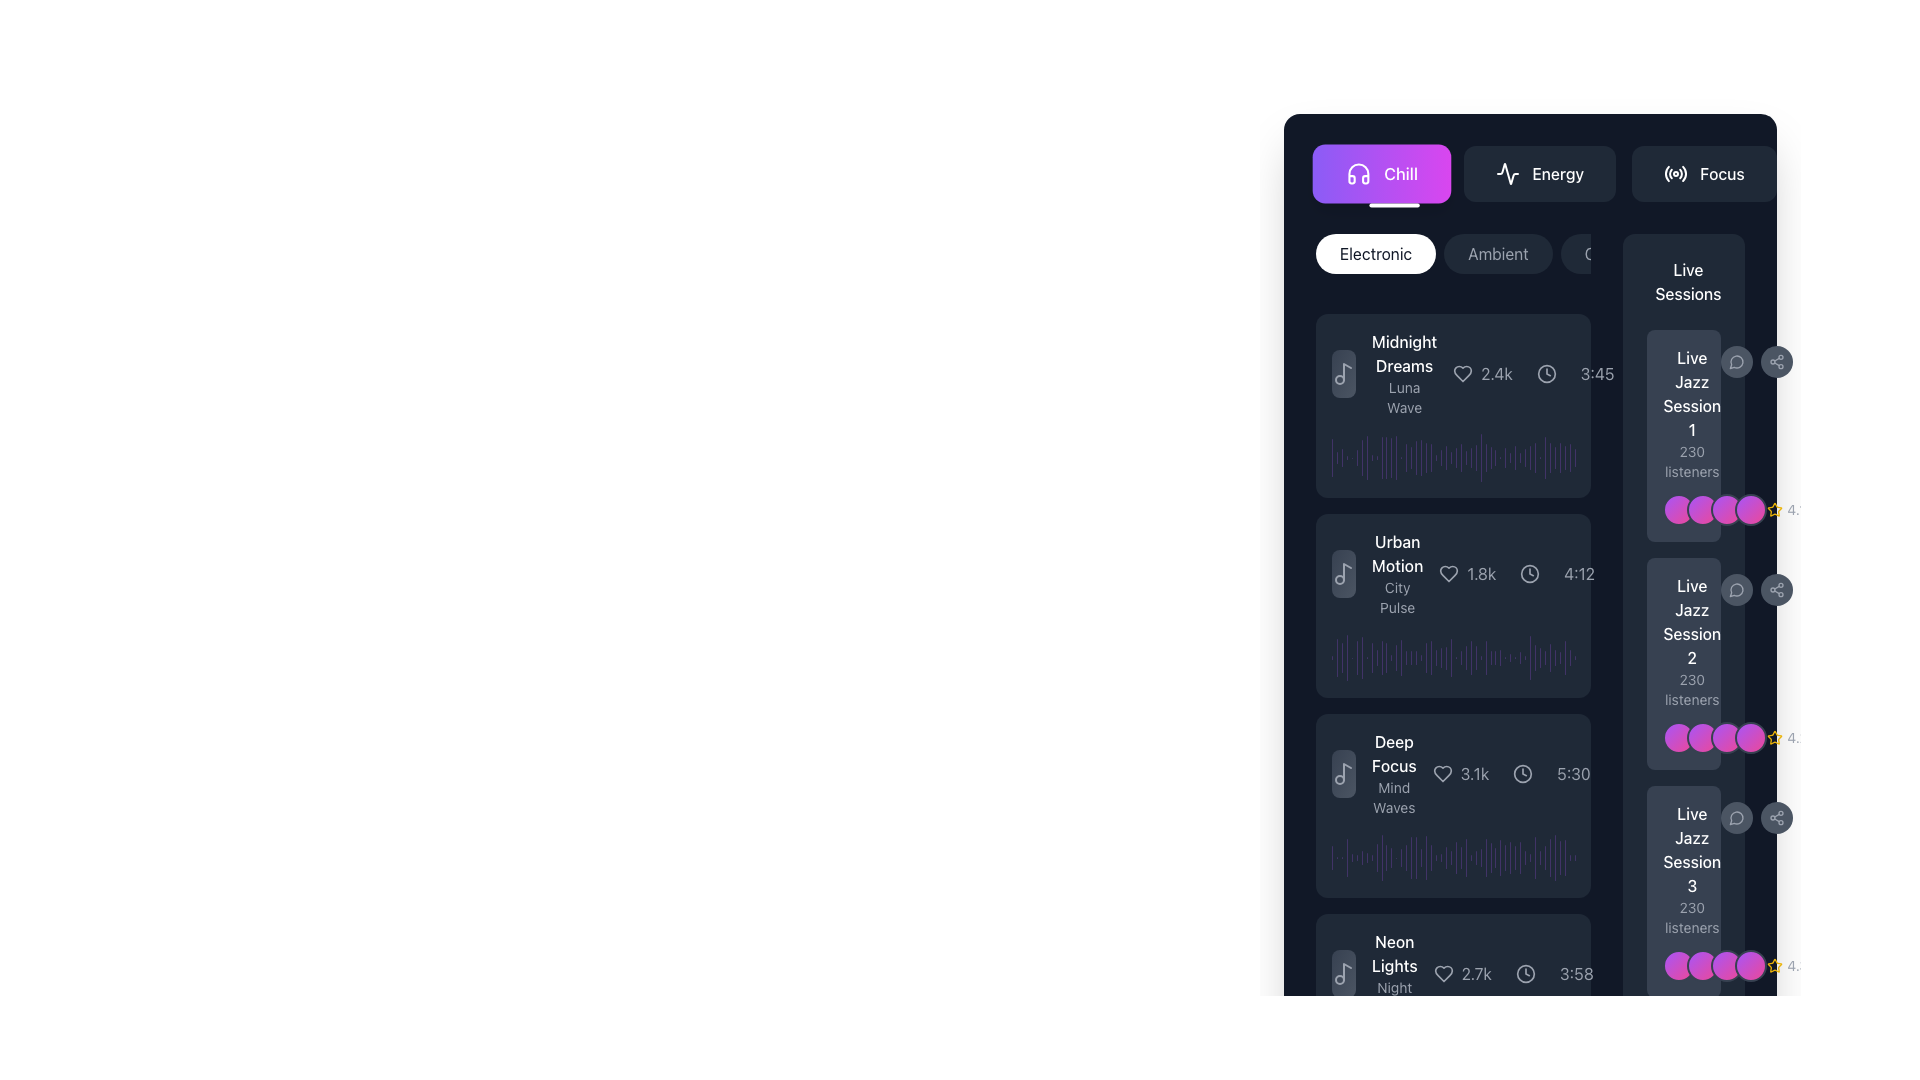  Describe the element at coordinates (1777, 589) in the screenshot. I see `the sharing icon button, represented by three circles connected by lines, located in the right-hand sidebar next to 'Live Jazz Session 1' in the 'Live Sessions' section using keyboard navigation` at that location.